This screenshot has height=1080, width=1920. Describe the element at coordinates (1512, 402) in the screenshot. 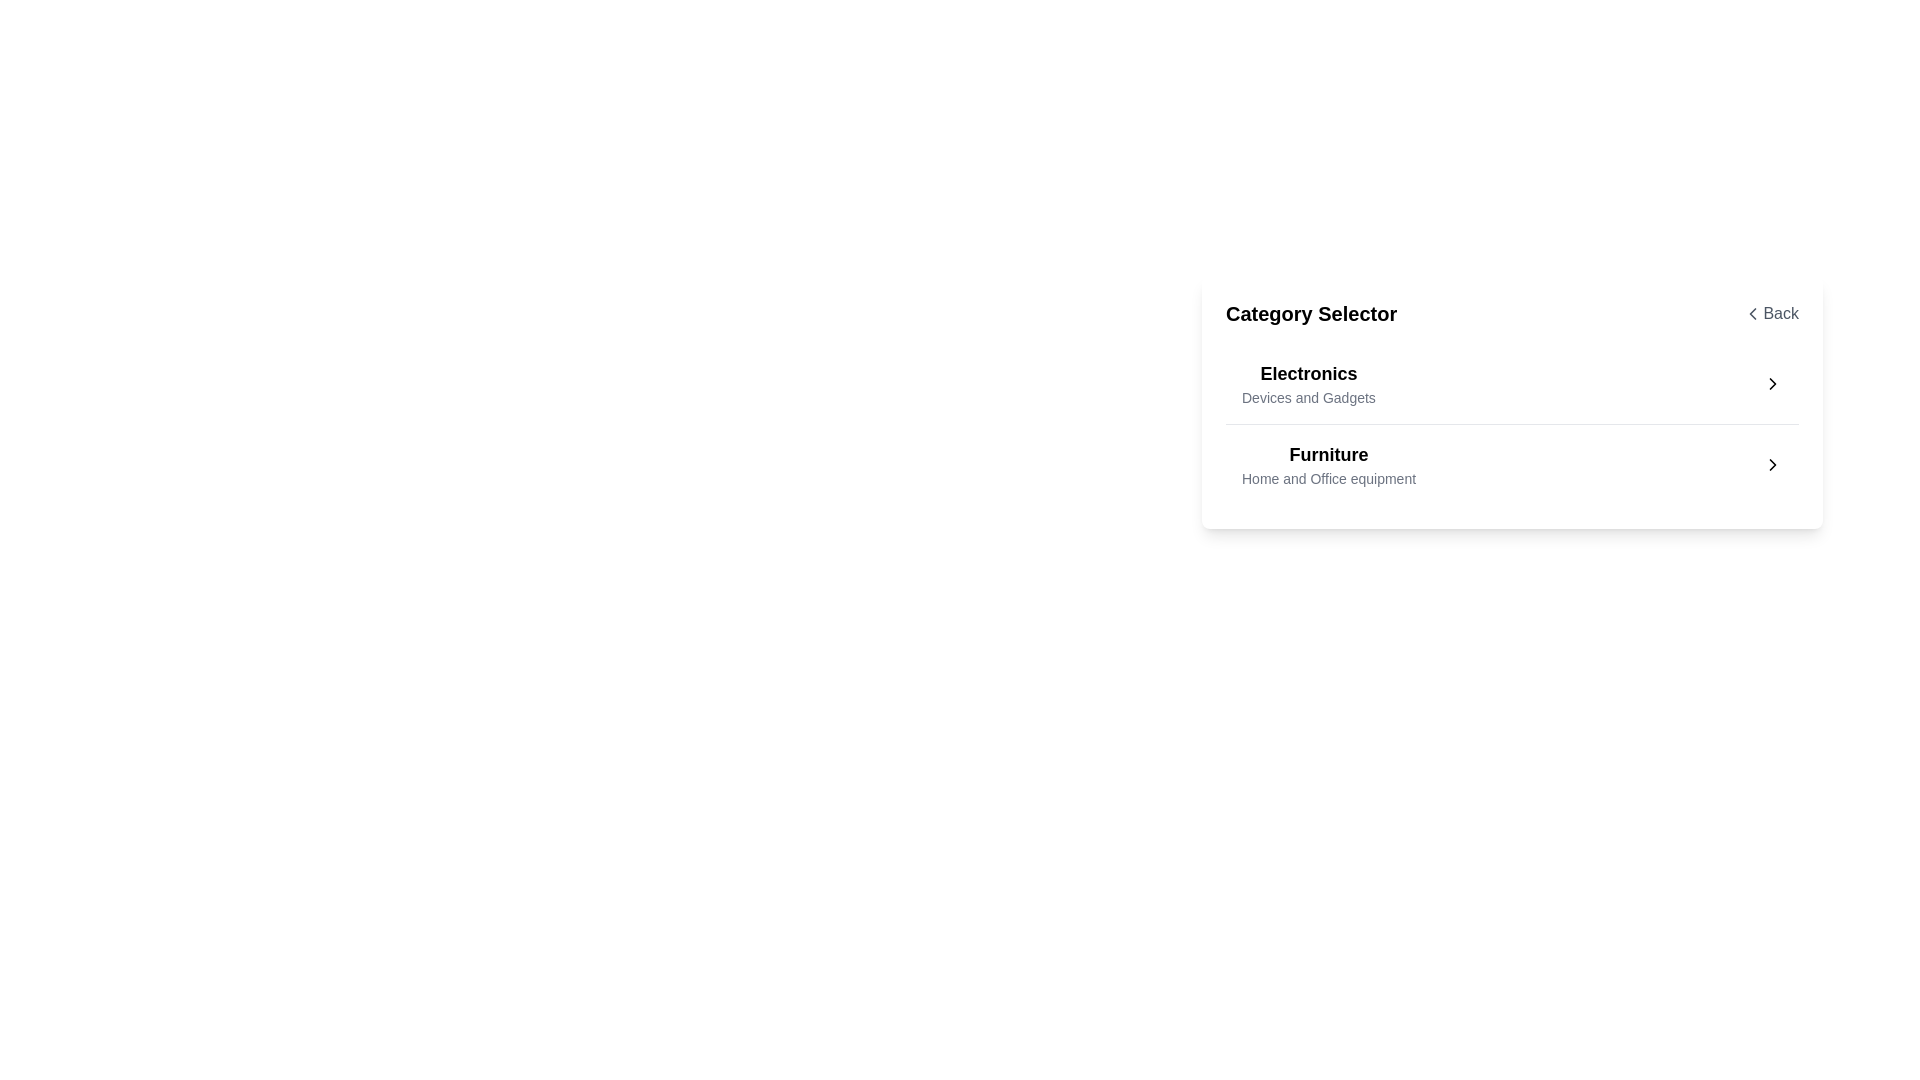

I see `a row in the category selection panel located in the upper-middle area of the interface` at that location.